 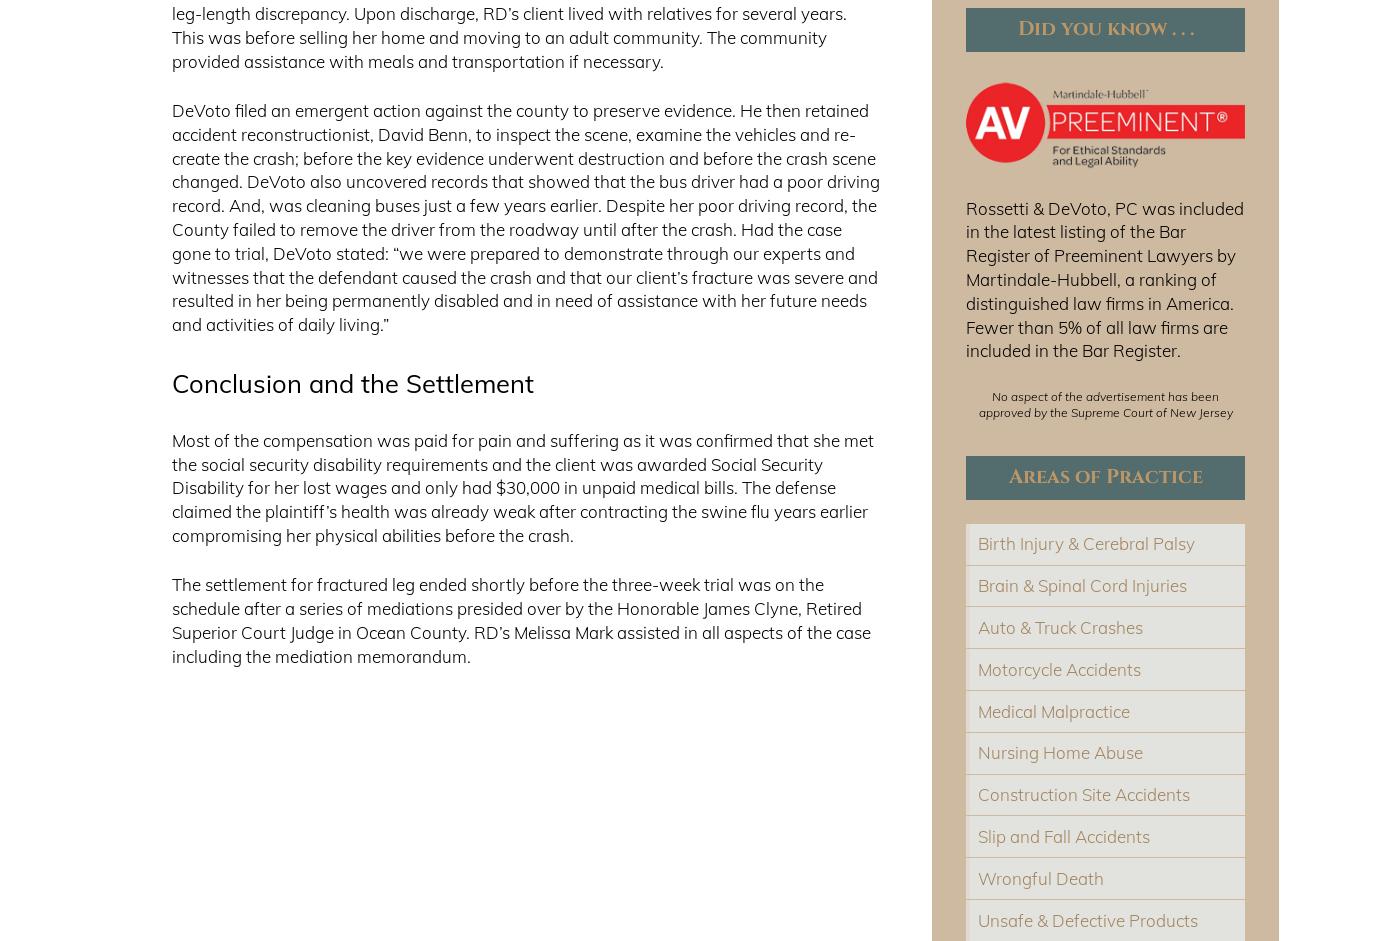 What do you see at coordinates (1082, 584) in the screenshot?
I see `'Brain & Spinal Cord Injuries'` at bounding box center [1082, 584].